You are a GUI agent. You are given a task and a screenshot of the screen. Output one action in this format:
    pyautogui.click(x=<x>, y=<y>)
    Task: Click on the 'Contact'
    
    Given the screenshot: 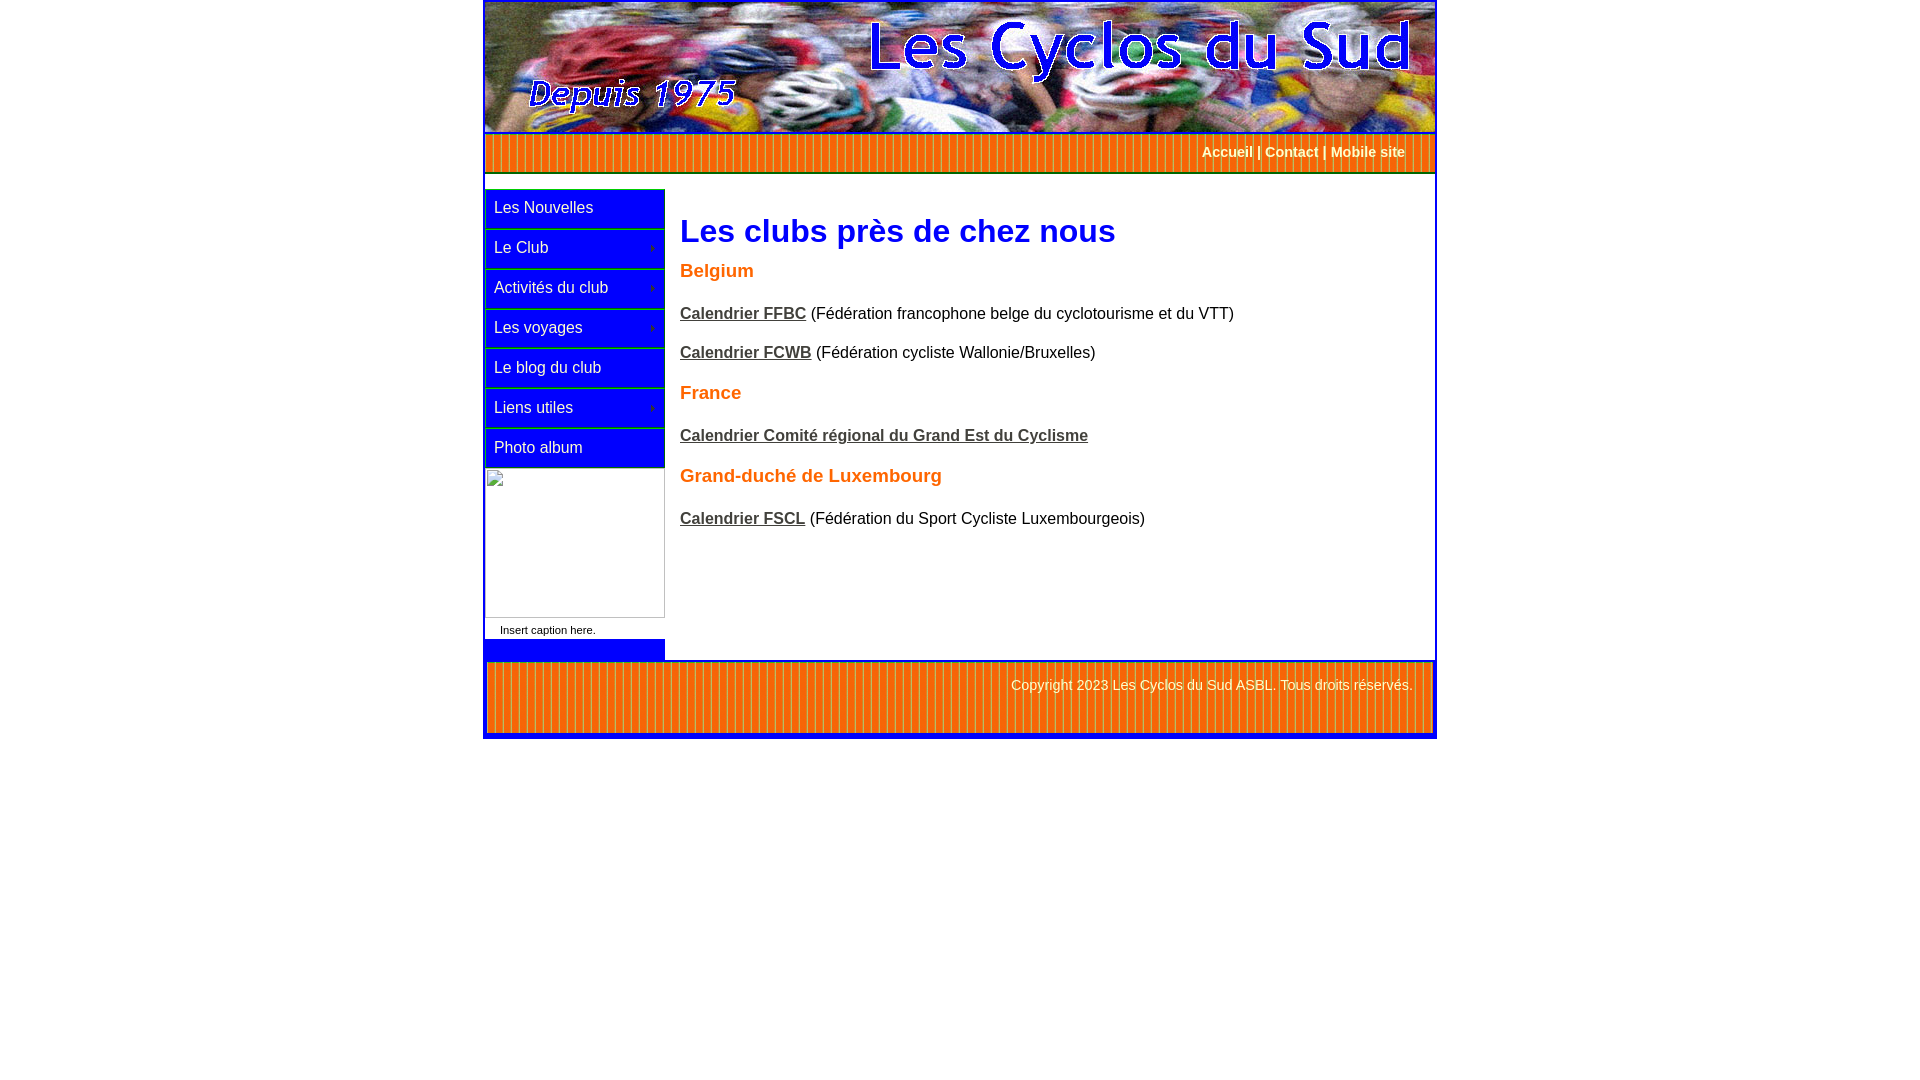 What is the action you would take?
    pyautogui.click(x=1291, y=150)
    